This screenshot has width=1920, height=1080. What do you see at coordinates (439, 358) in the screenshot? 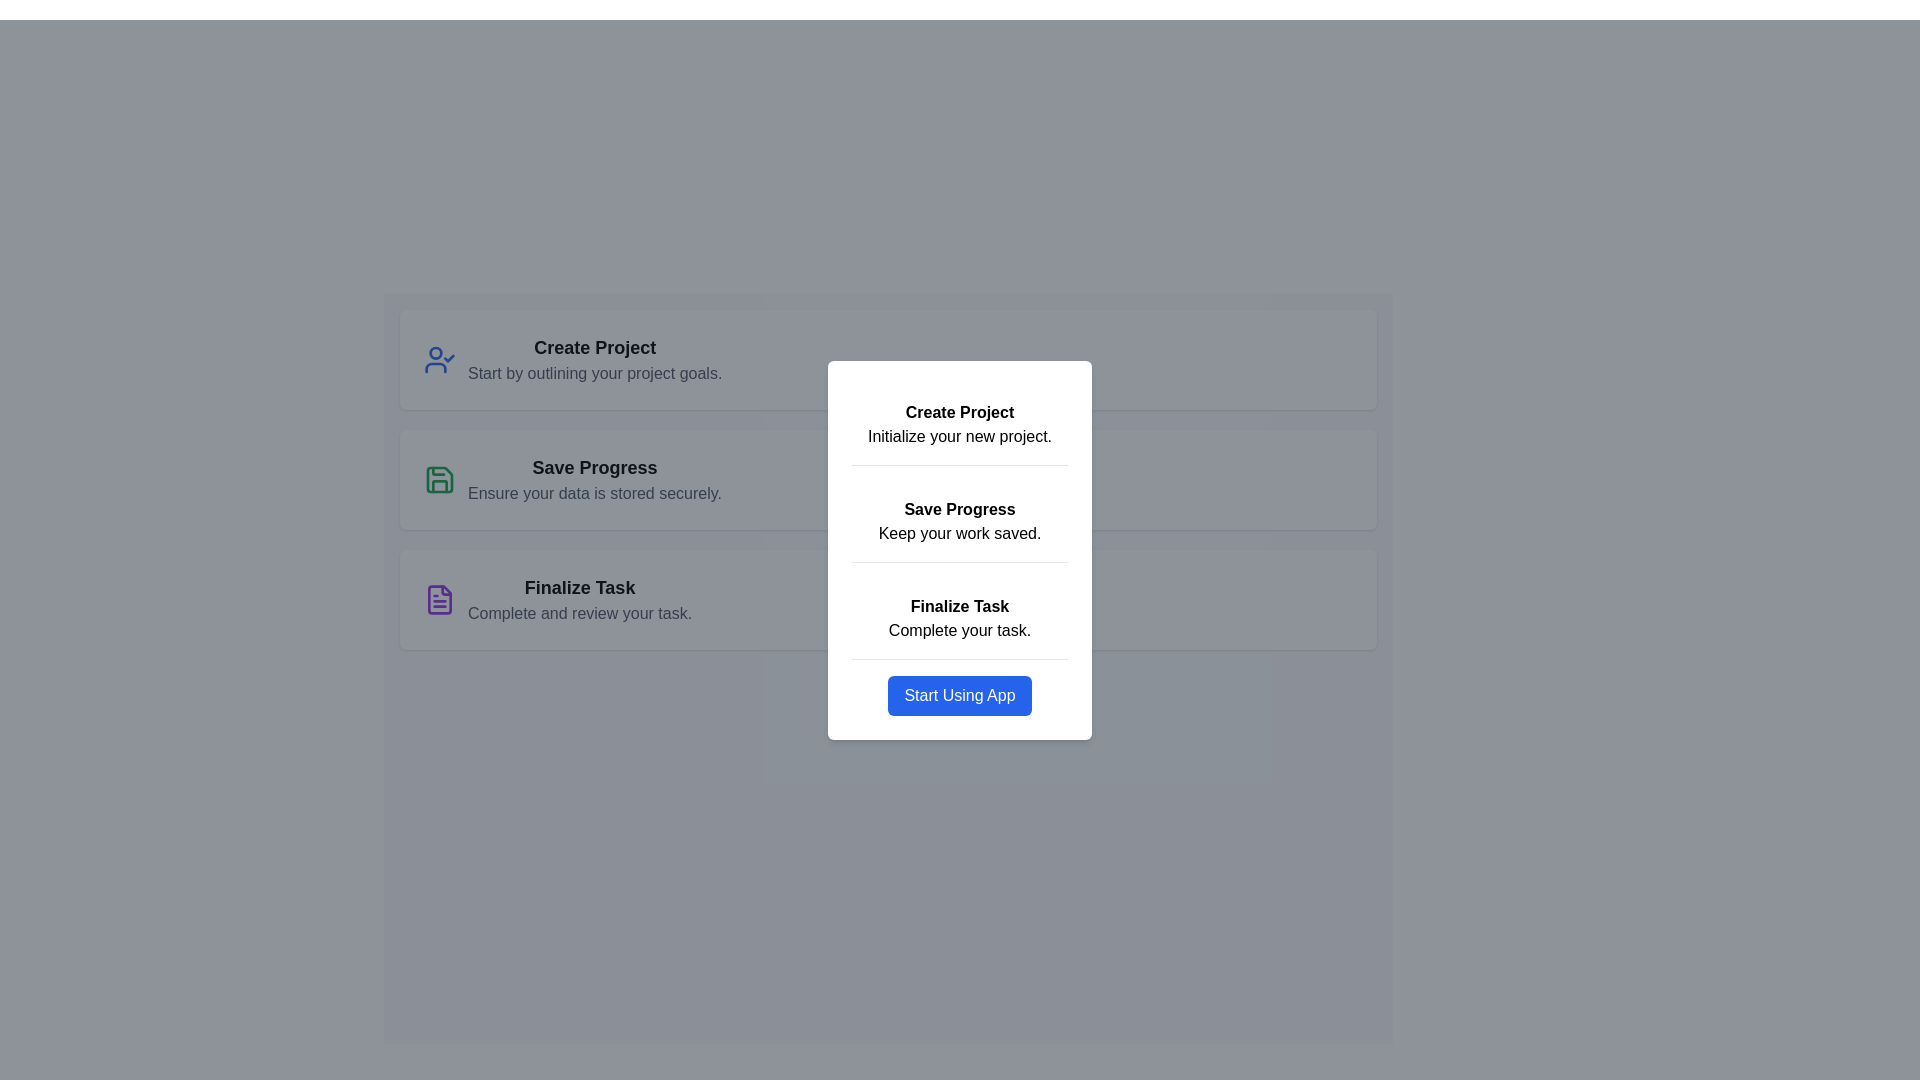
I see `the blue SVG user profile icon with a checkmark, associated with the 'Create Project' item in the topmost section of the options list` at bounding box center [439, 358].